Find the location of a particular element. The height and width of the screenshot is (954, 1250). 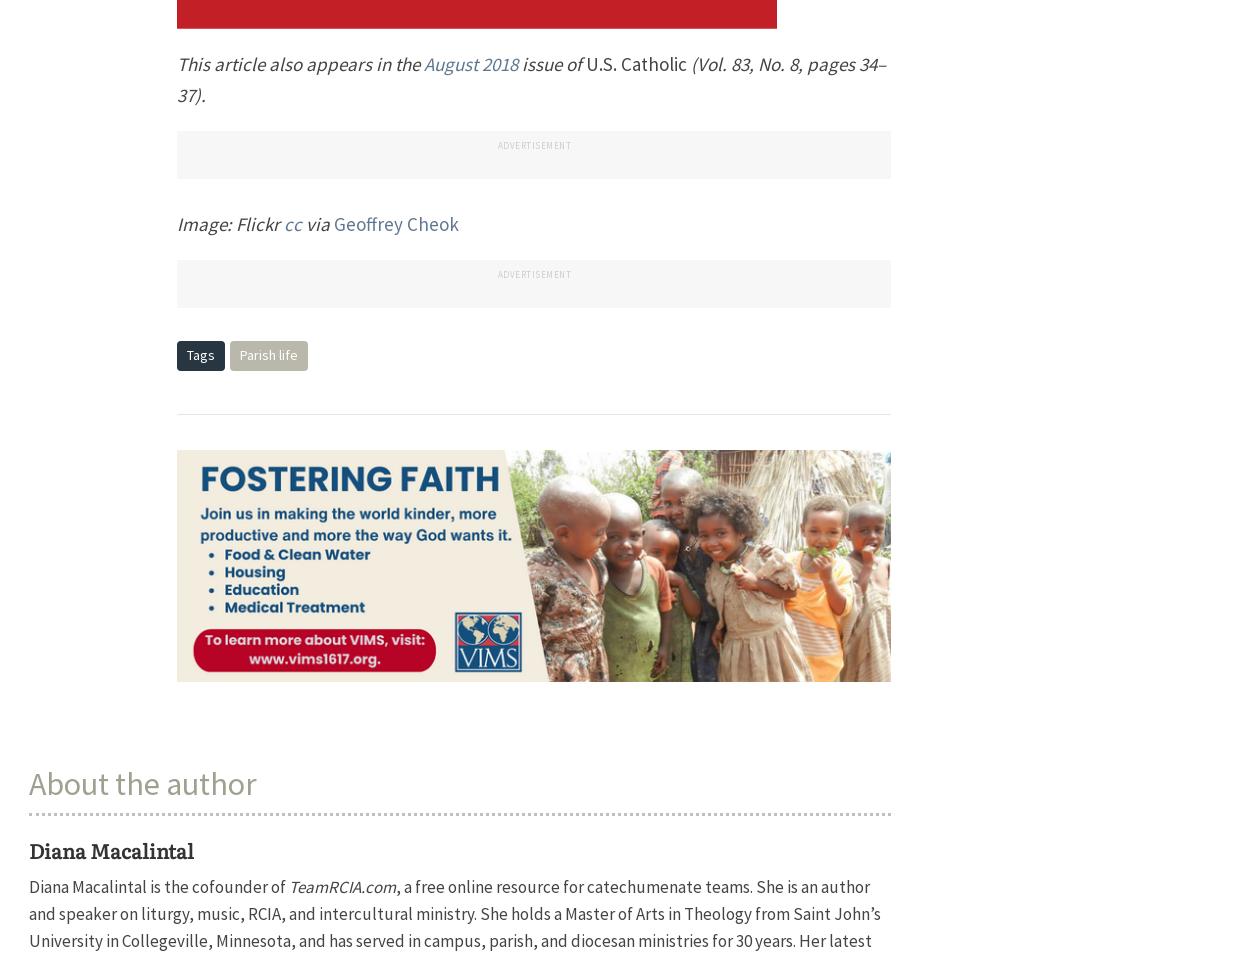

'via' is located at coordinates (317, 222).